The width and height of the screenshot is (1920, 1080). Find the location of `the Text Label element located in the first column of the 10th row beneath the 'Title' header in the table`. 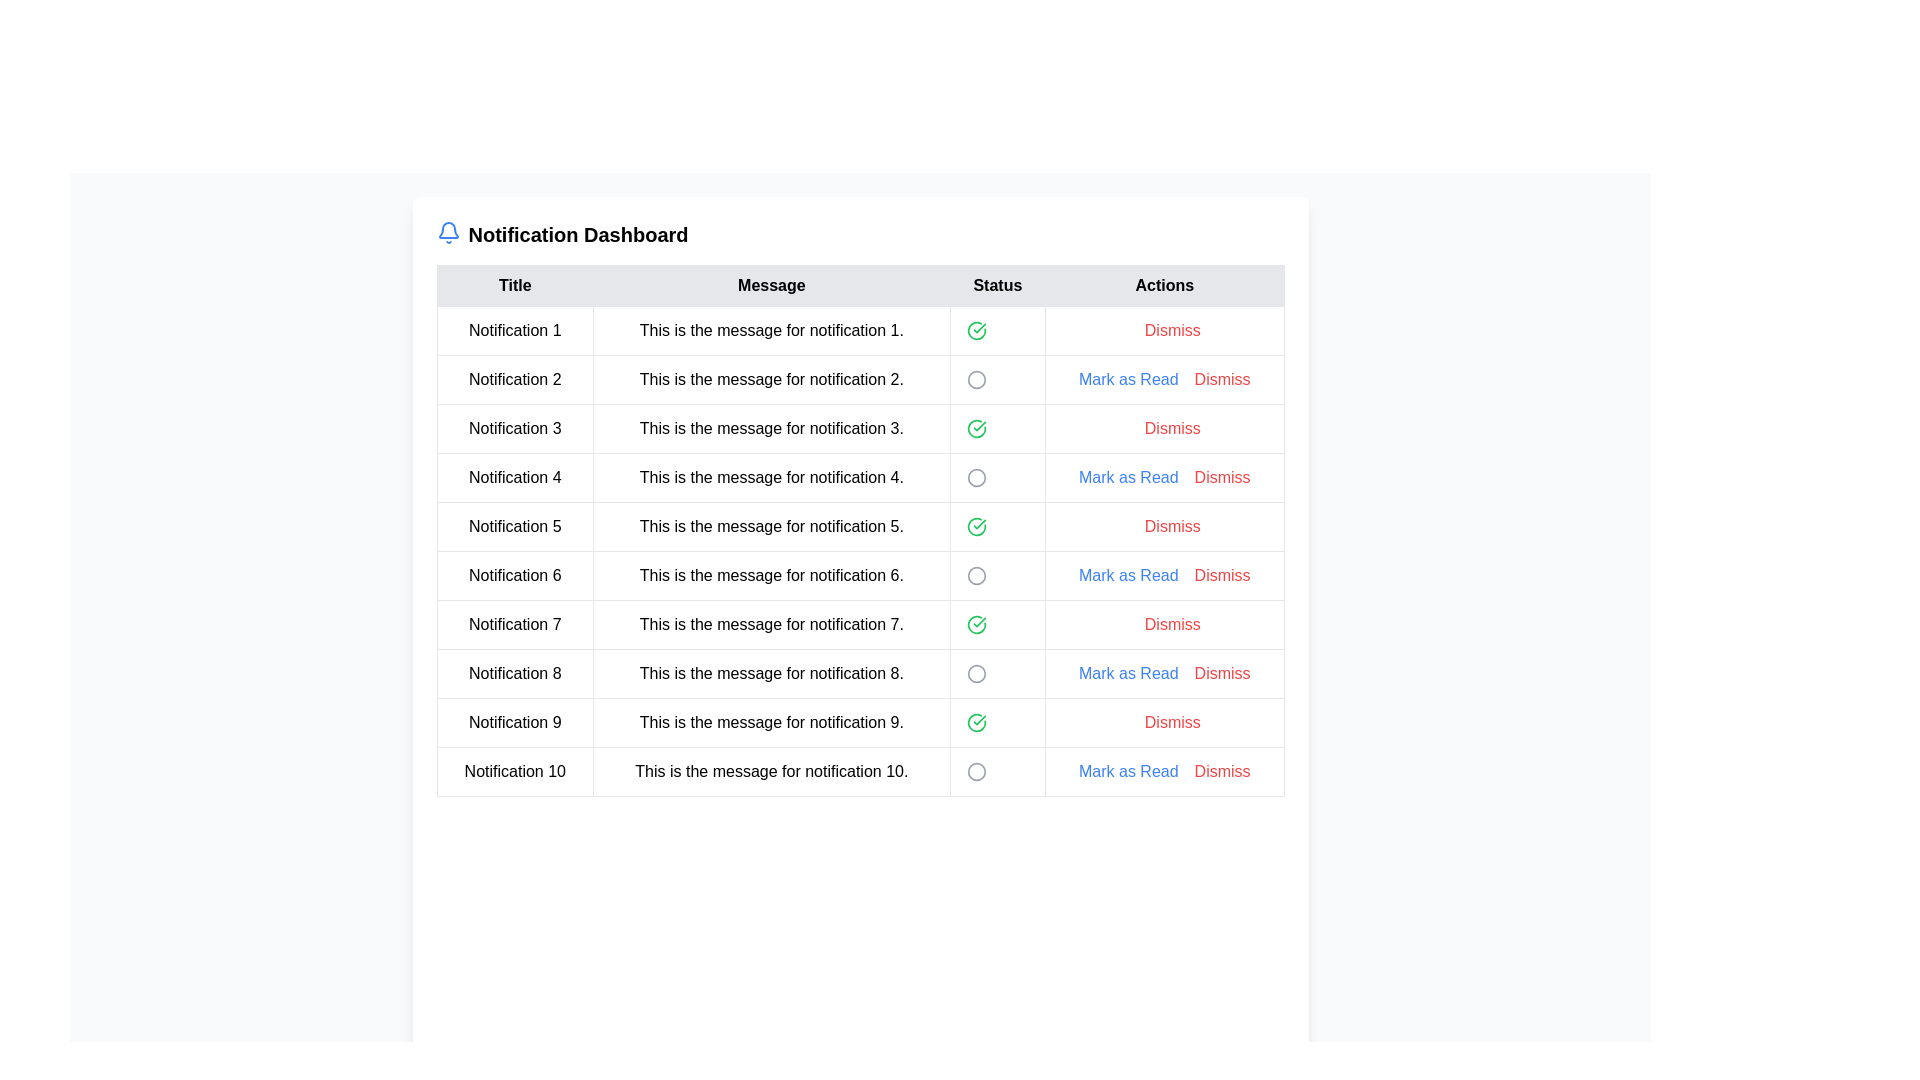

the Text Label element located in the first column of the 10th row beneath the 'Title' header in the table is located at coordinates (515, 770).